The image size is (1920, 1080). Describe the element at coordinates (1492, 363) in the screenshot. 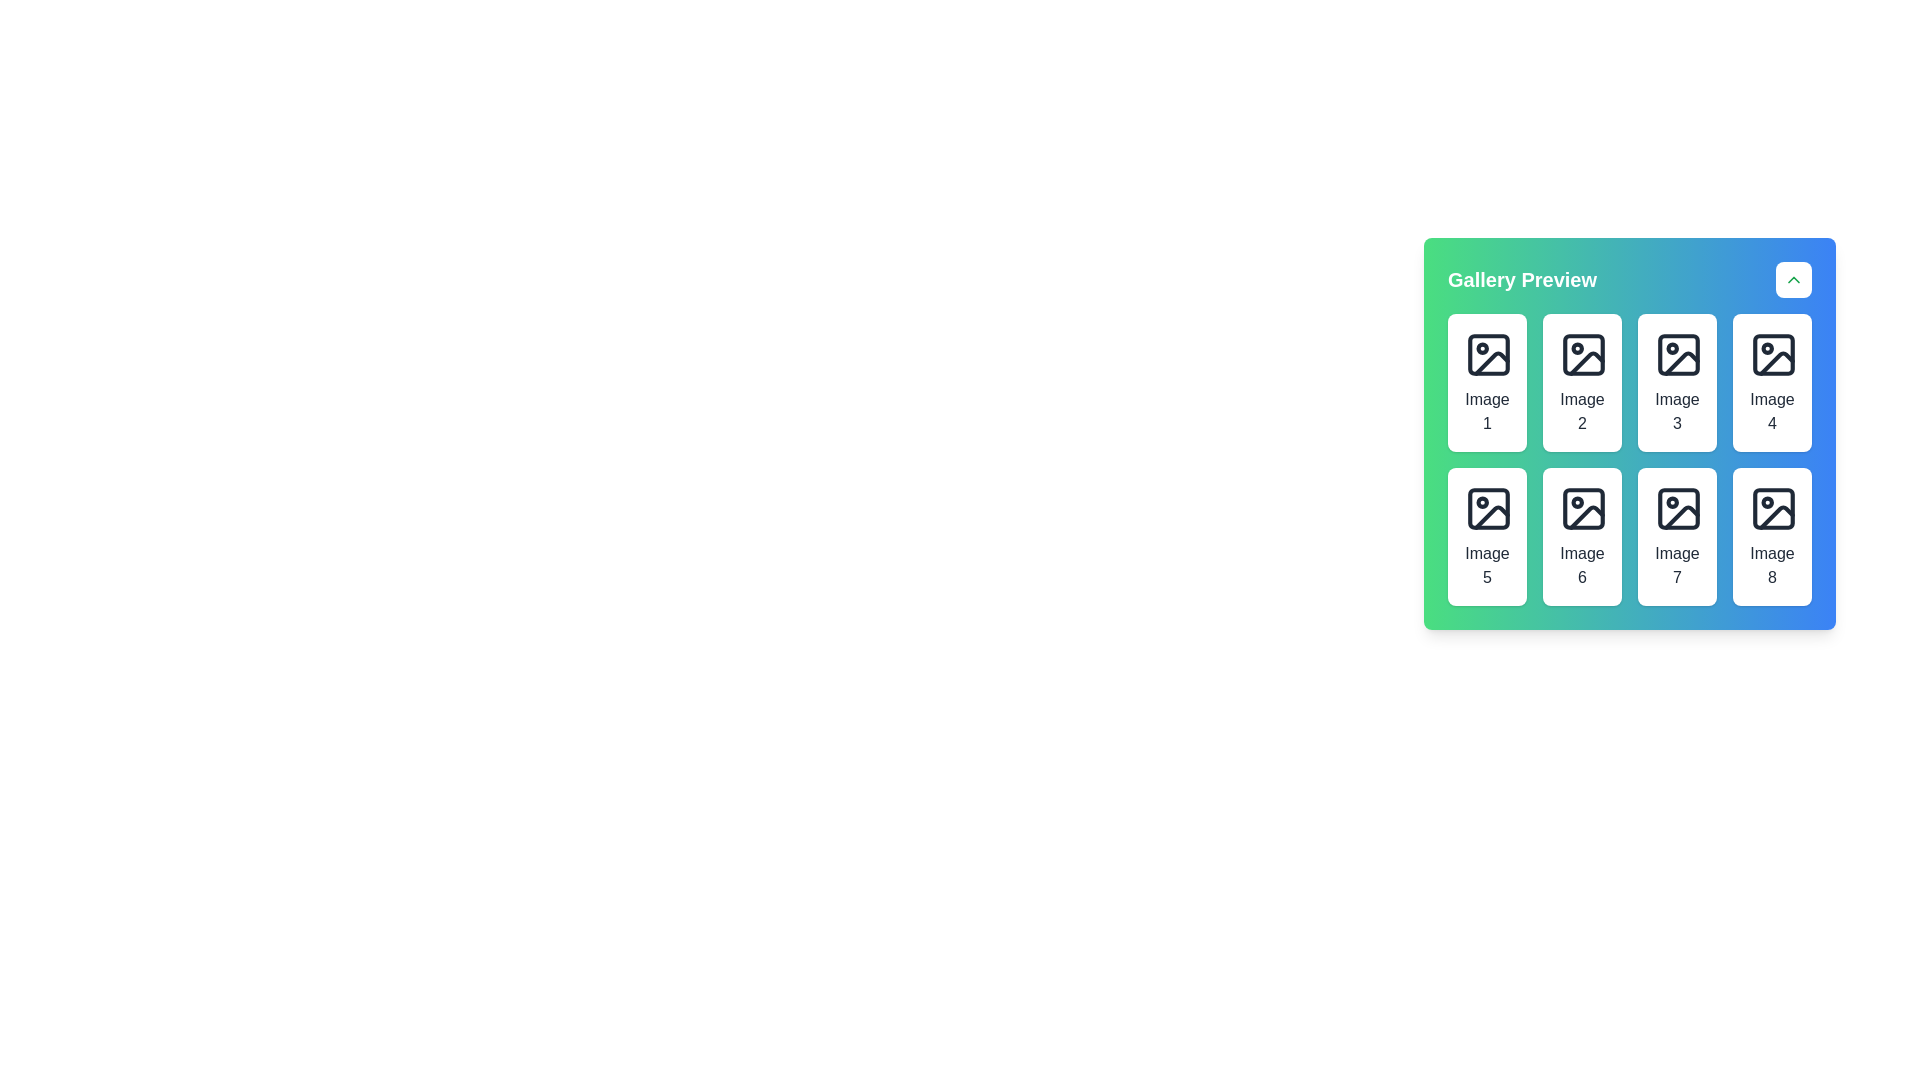

I see `the icon component representing the first image thumbnail in the gallery preview grid located at the top-left corner of the interface` at that location.